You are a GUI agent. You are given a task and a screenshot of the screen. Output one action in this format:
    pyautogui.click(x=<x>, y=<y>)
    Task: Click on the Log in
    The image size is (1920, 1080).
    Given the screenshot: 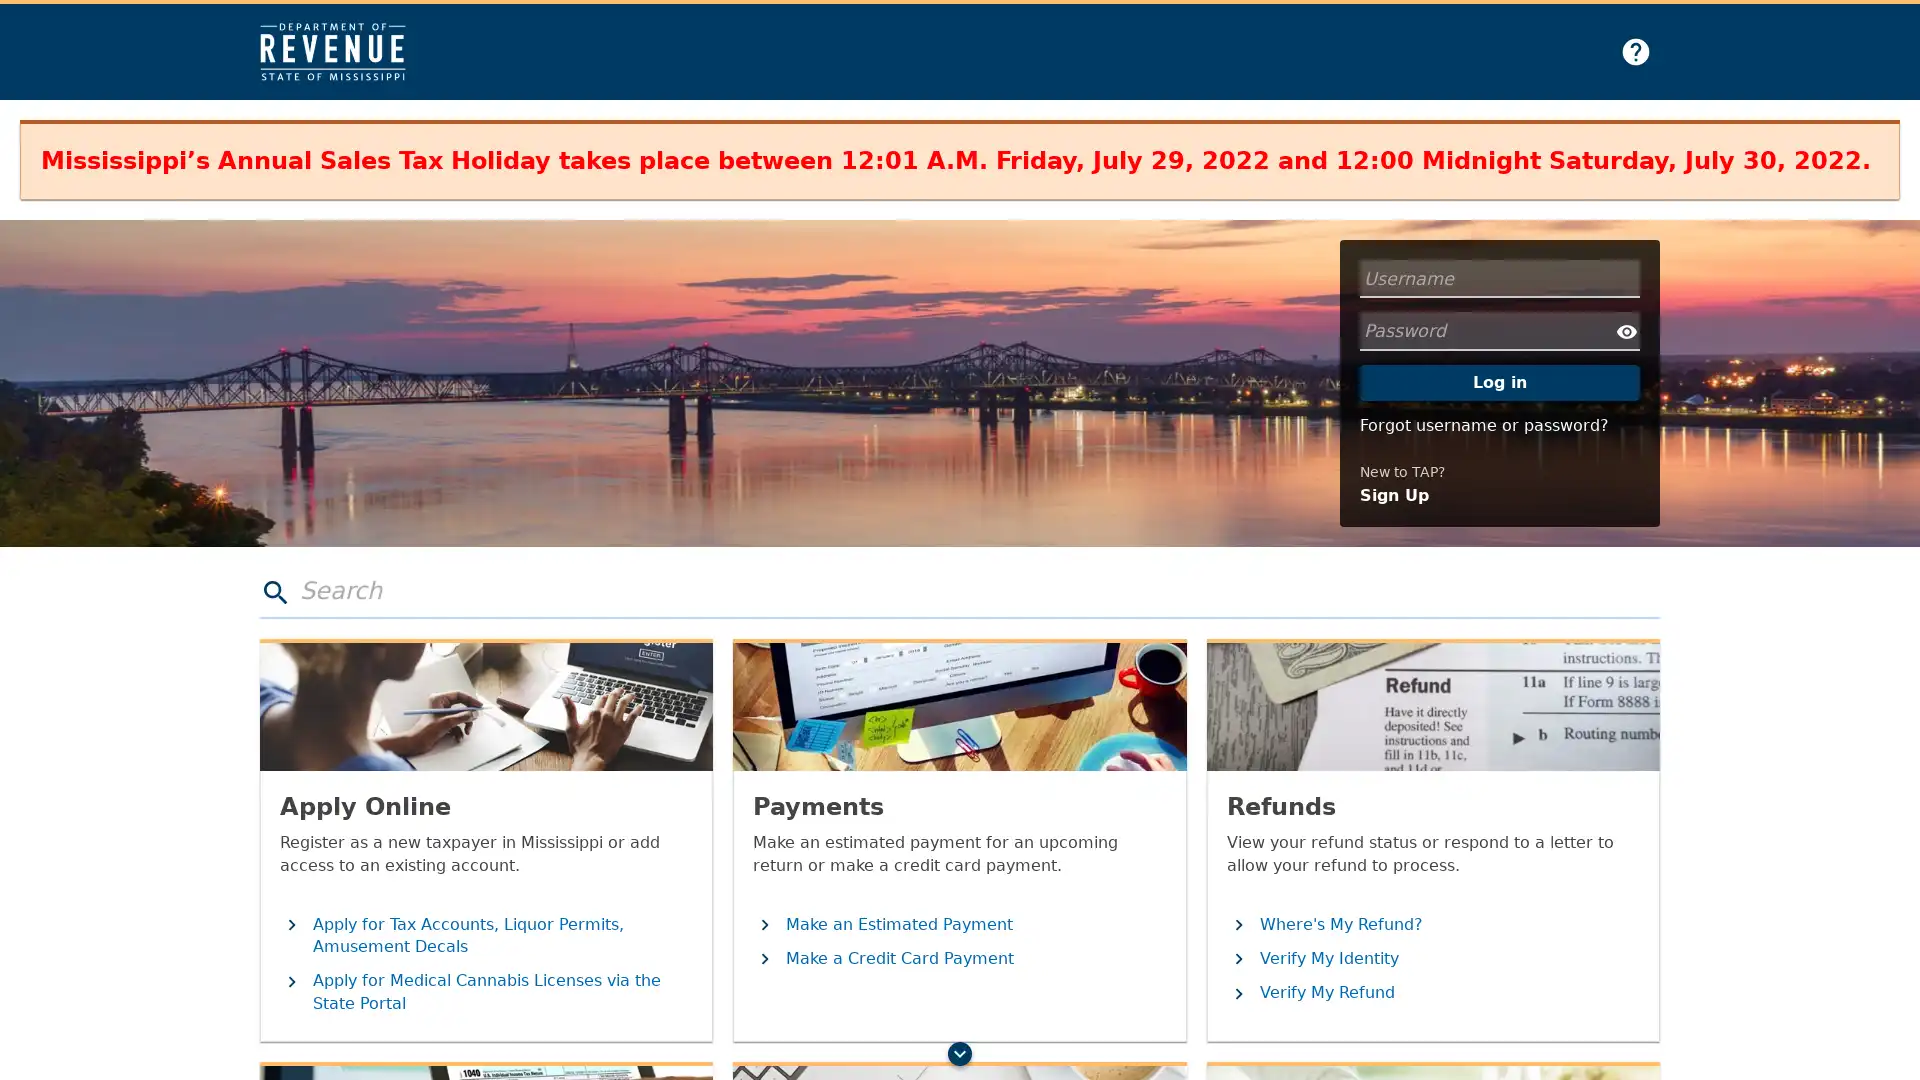 What is the action you would take?
    pyautogui.click(x=1499, y=382)
    